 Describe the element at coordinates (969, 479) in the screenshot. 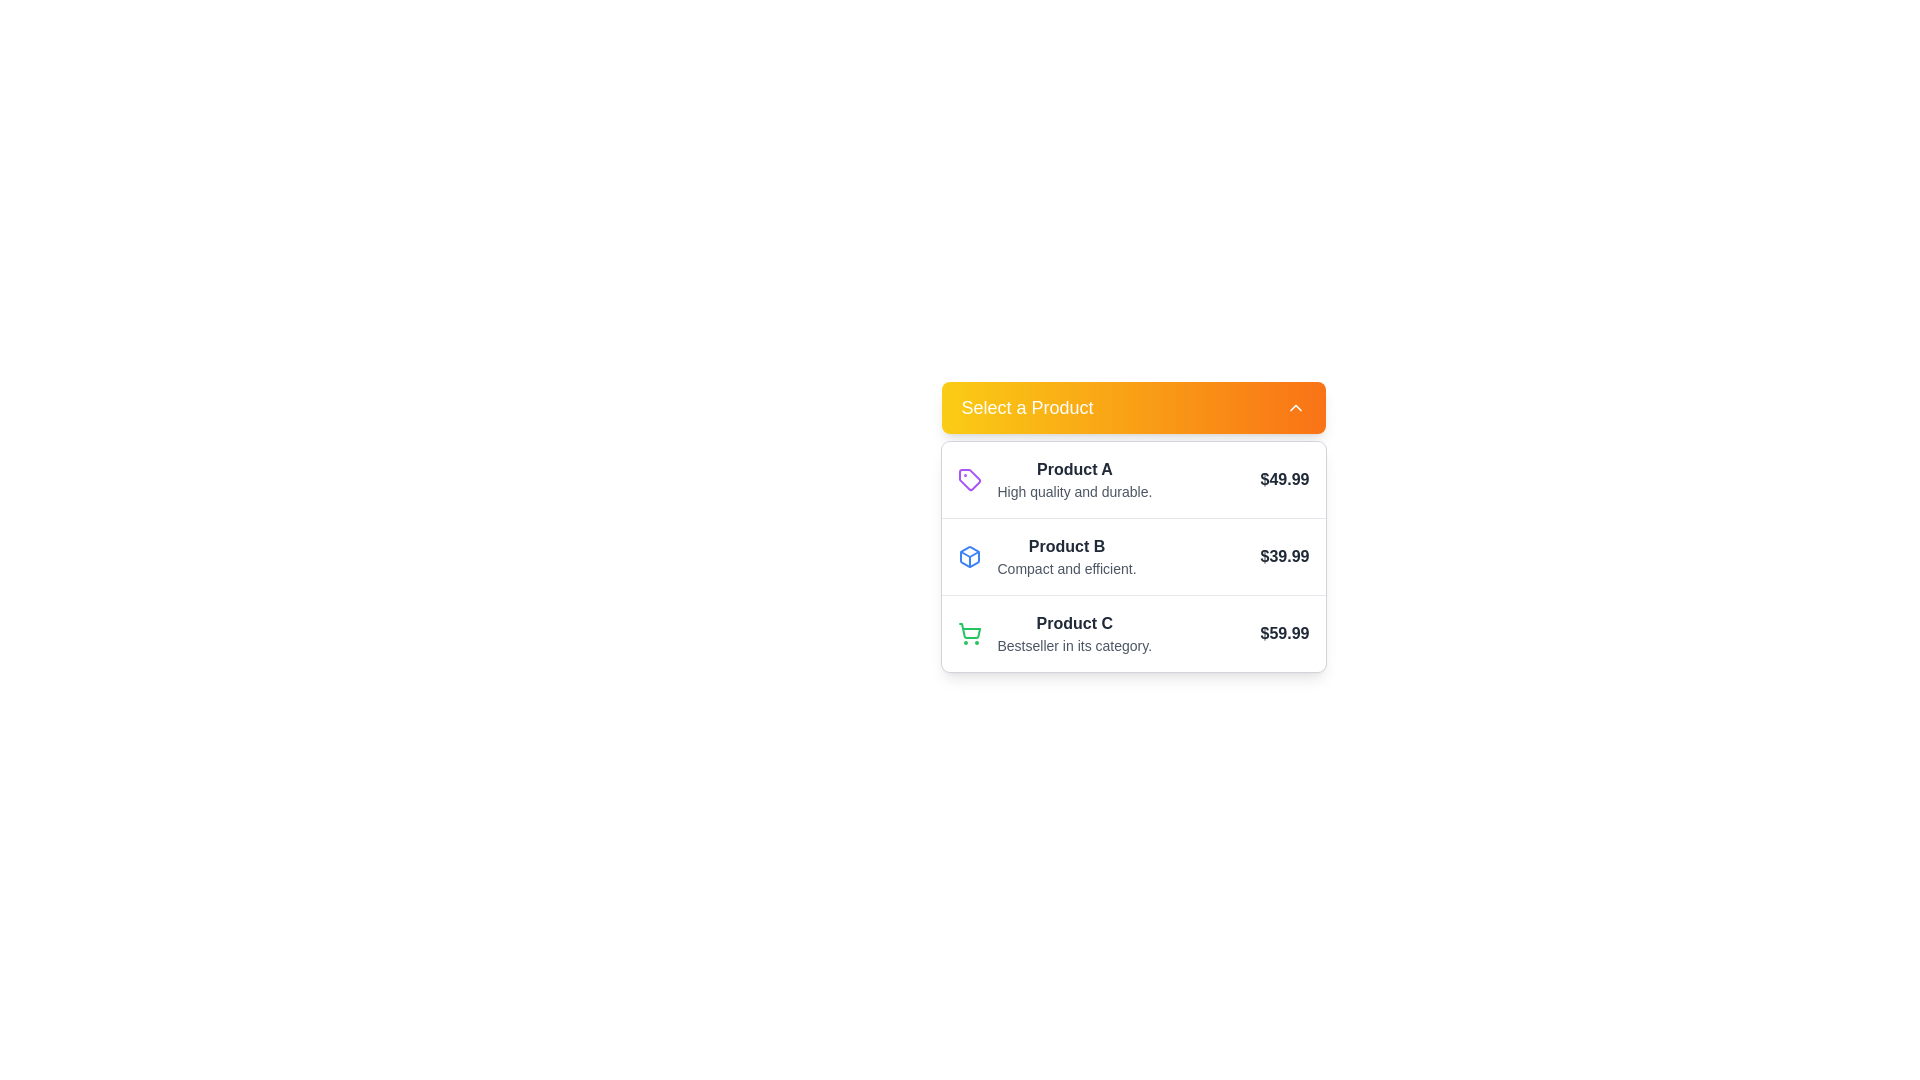

I see `the purple tag icon located to the left of 'Product A' in the product list` at that location.